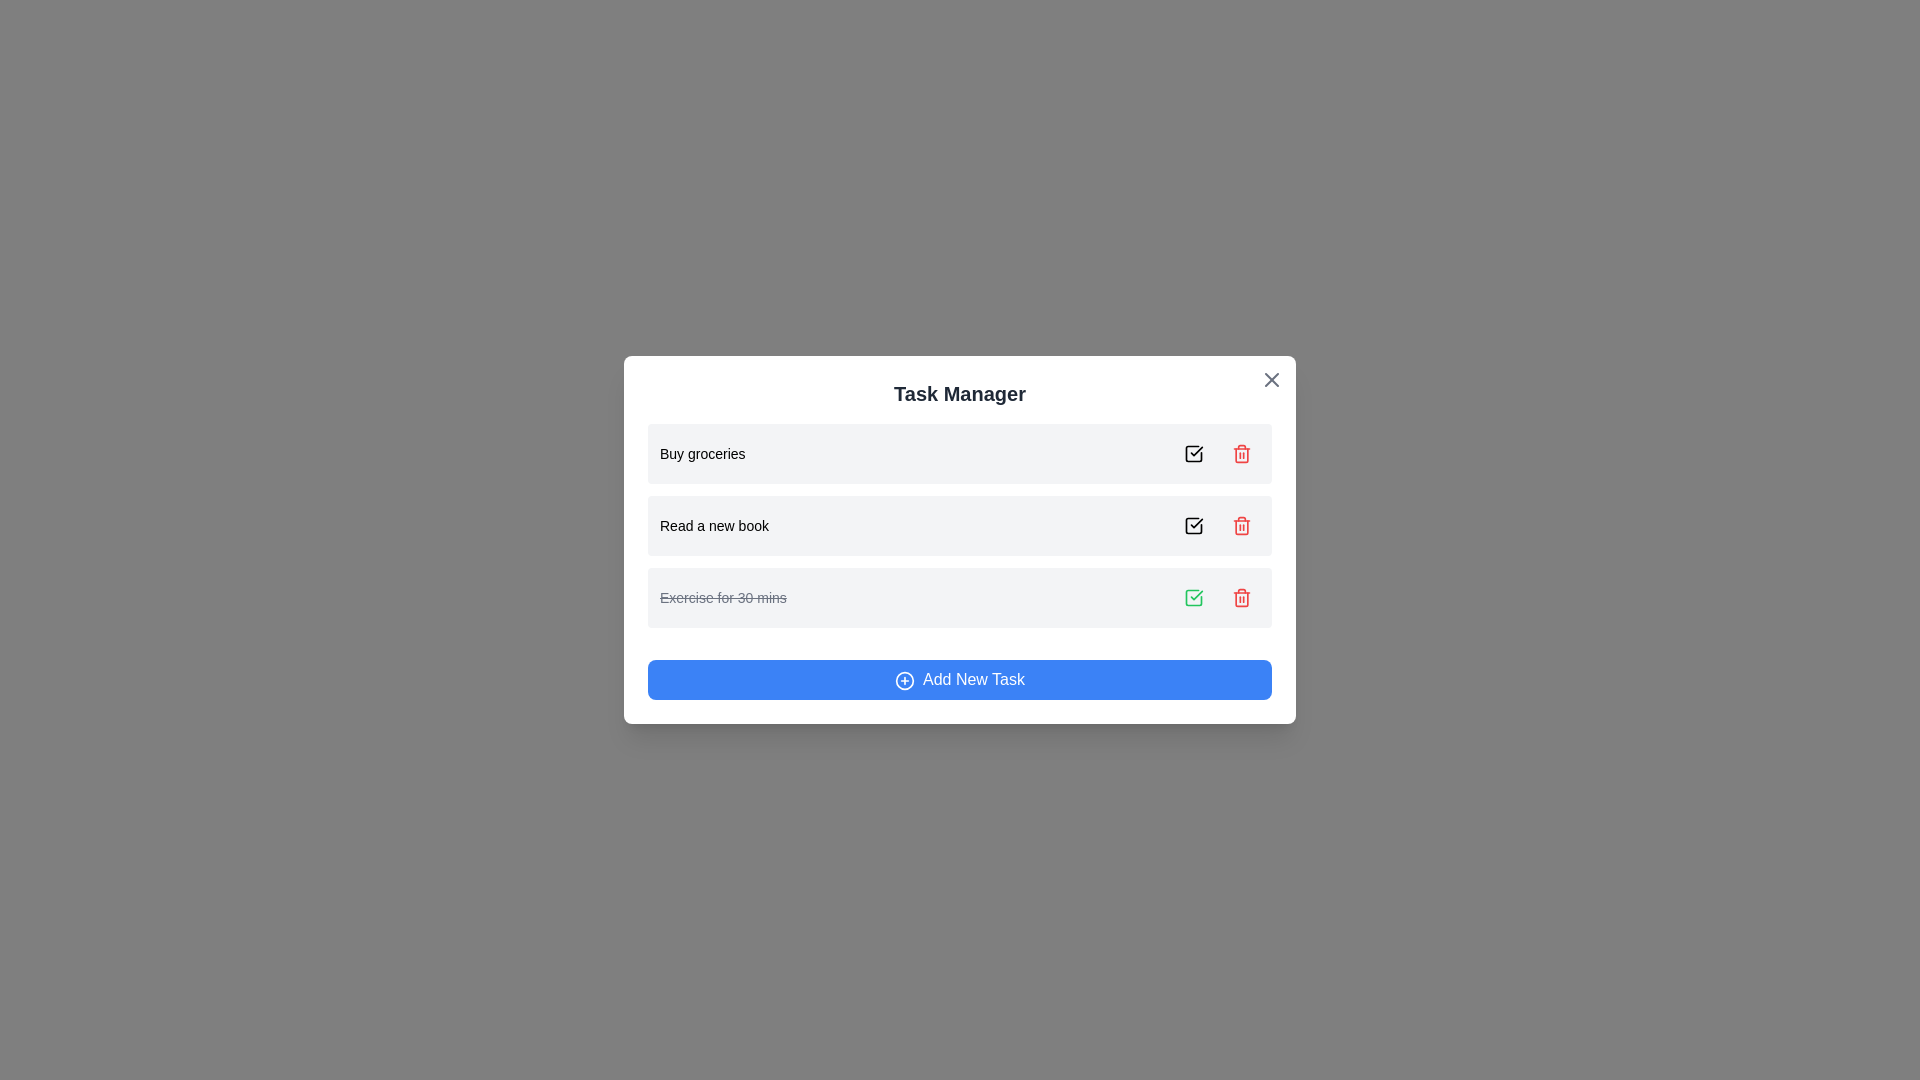 The image size is (1920, 1080). What do you see at coordinates (904, 678) in the screenshot?
I see `the graphical circle icon which is centered within the 'Add New Task' button located at the bottom section of the task management panel` at bounding box center [904, 678].